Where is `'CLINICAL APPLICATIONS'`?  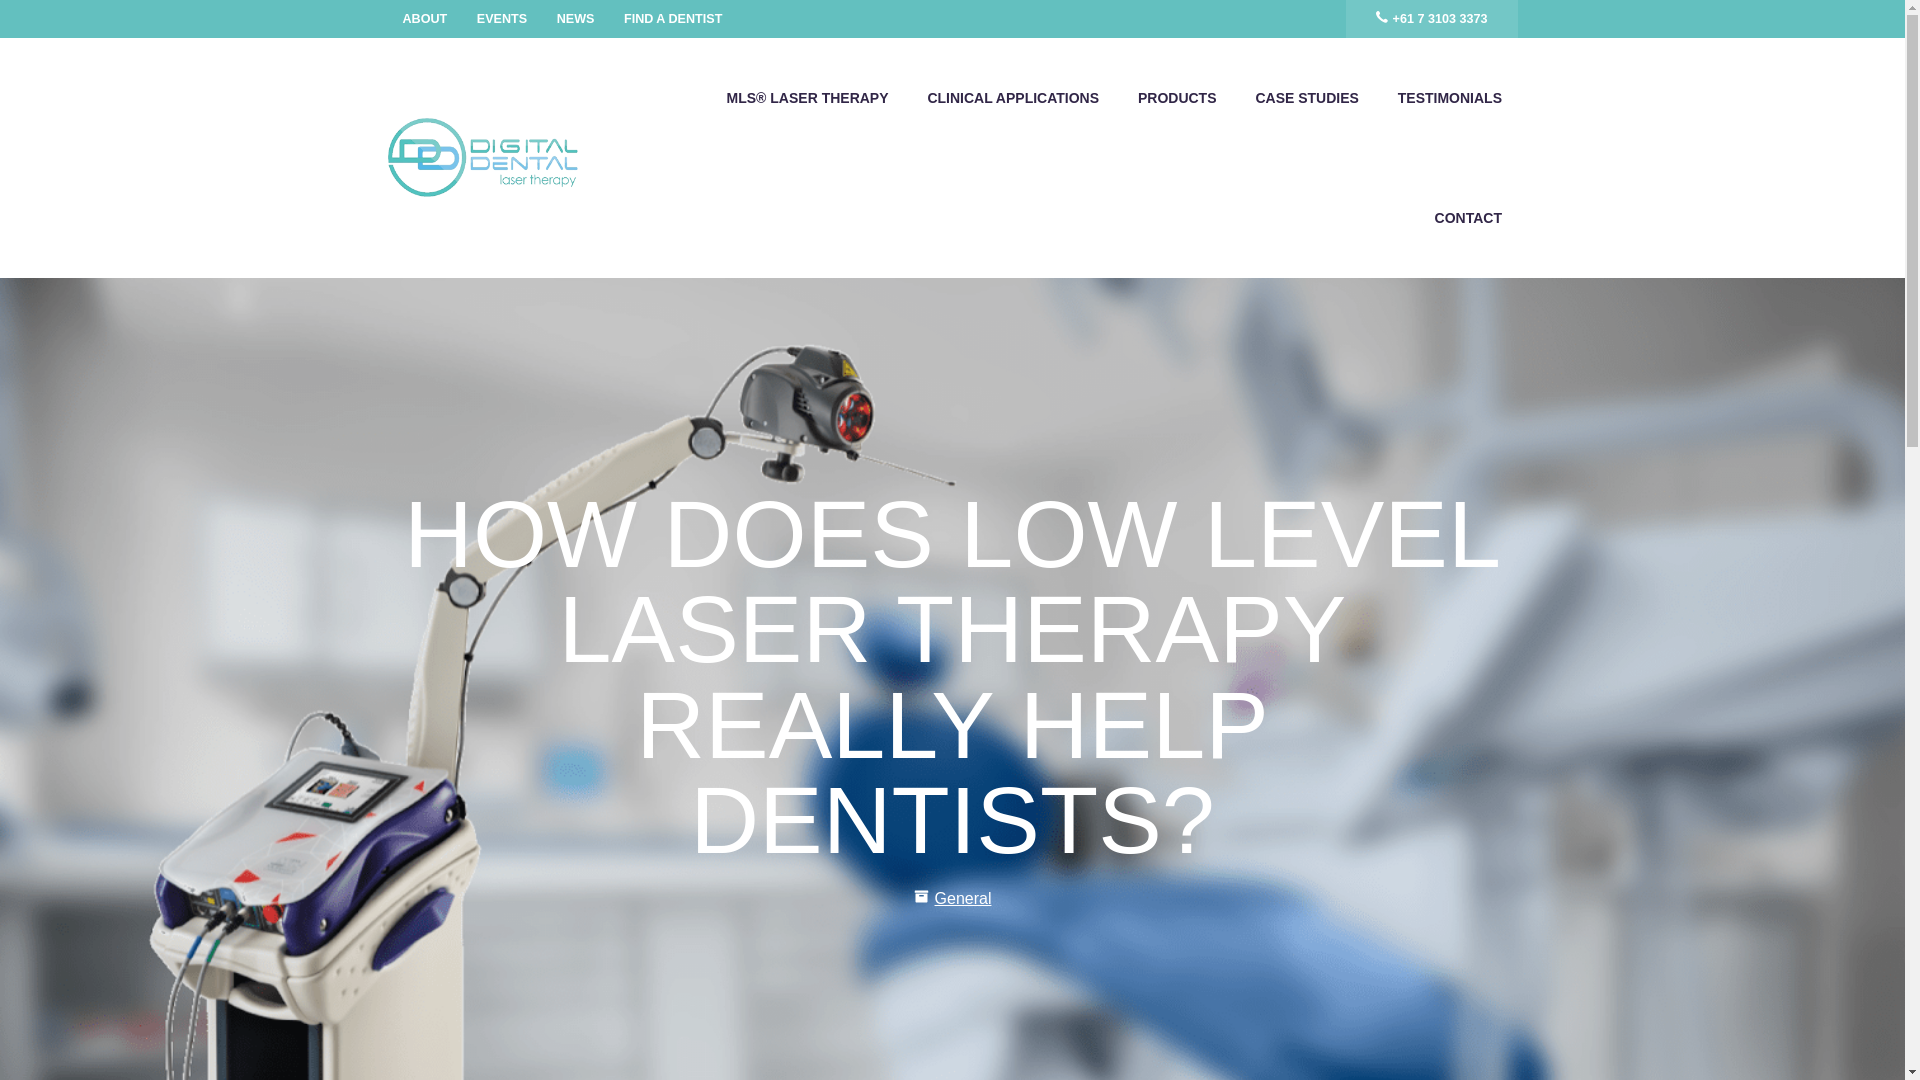 'CLINICAL APPLICATIONS' is located at coordinates (1013, 97).